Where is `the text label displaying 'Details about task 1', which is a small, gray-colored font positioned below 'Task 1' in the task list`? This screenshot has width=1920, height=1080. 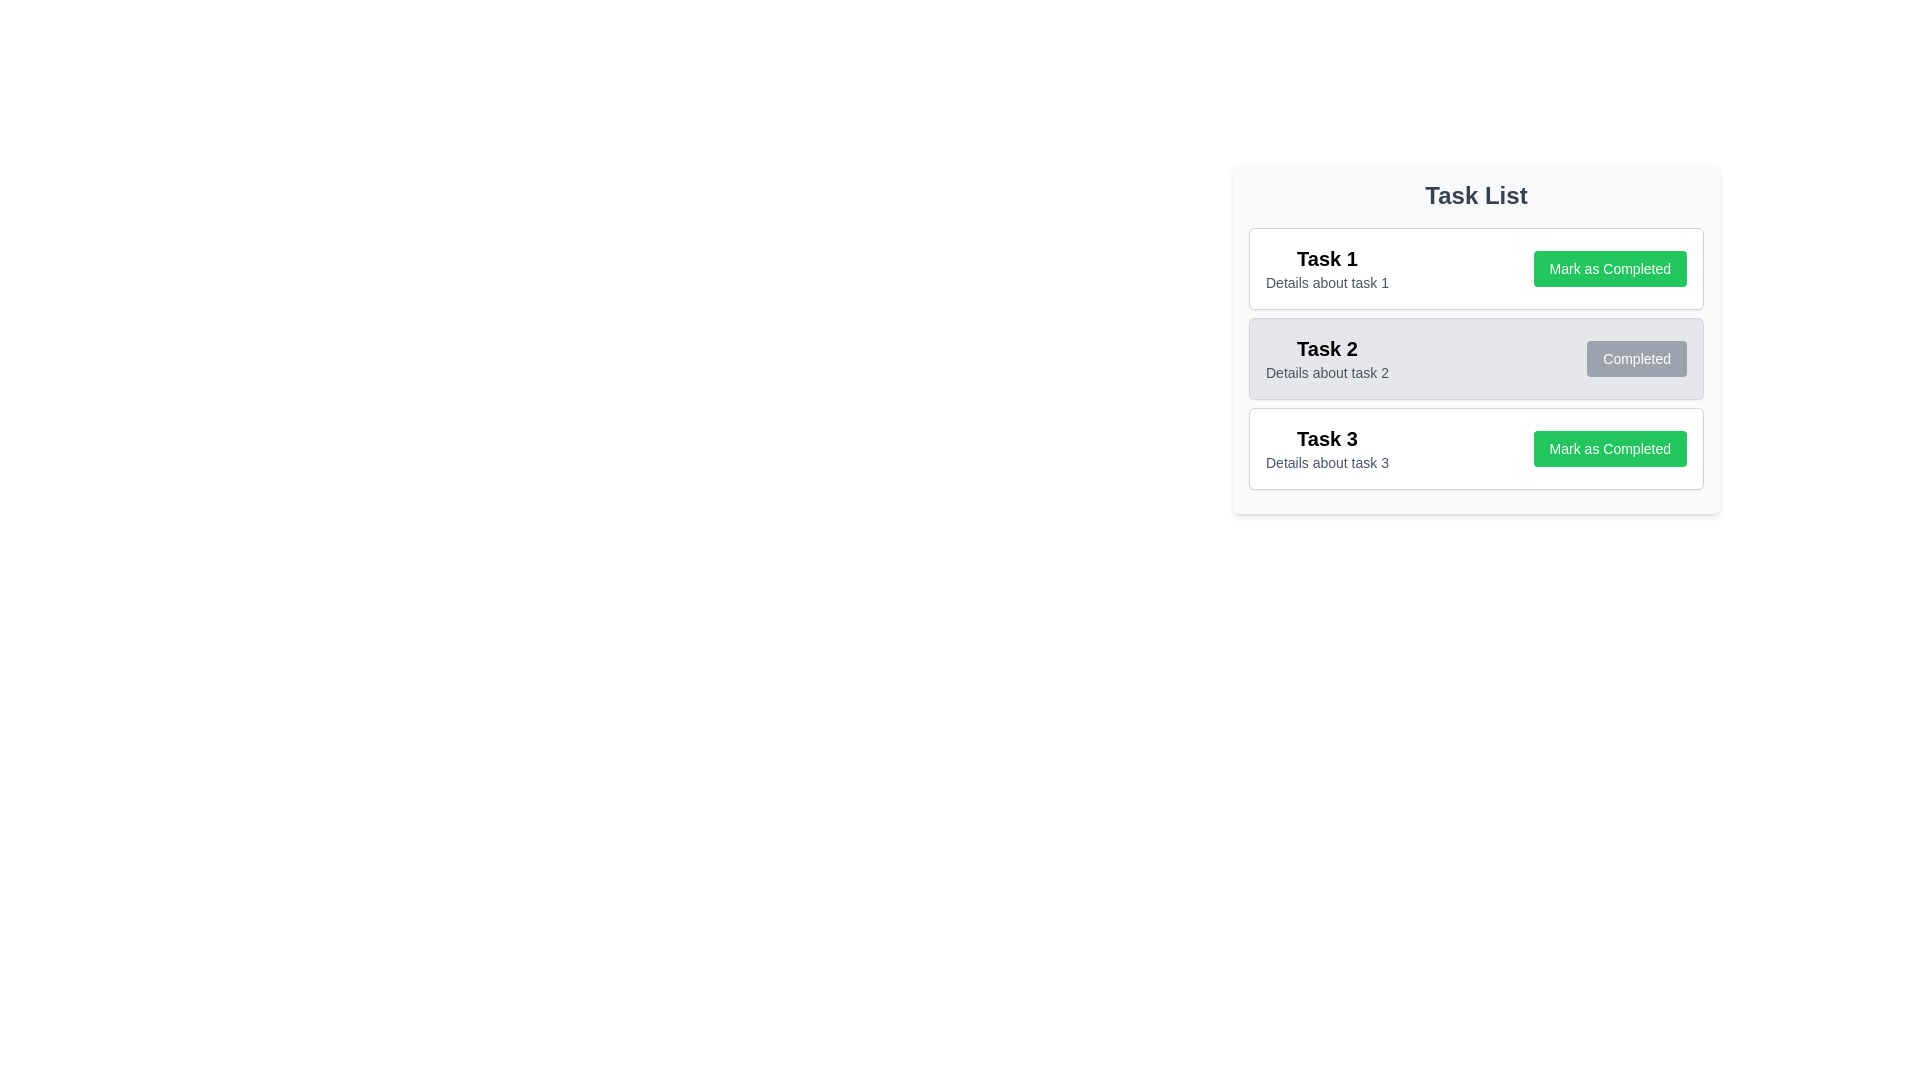
the text label displaying 'Details about task 1', which is a small, gray-colored font positioned below 'Task 1' in the task list is located at coordinates (1327, 282).